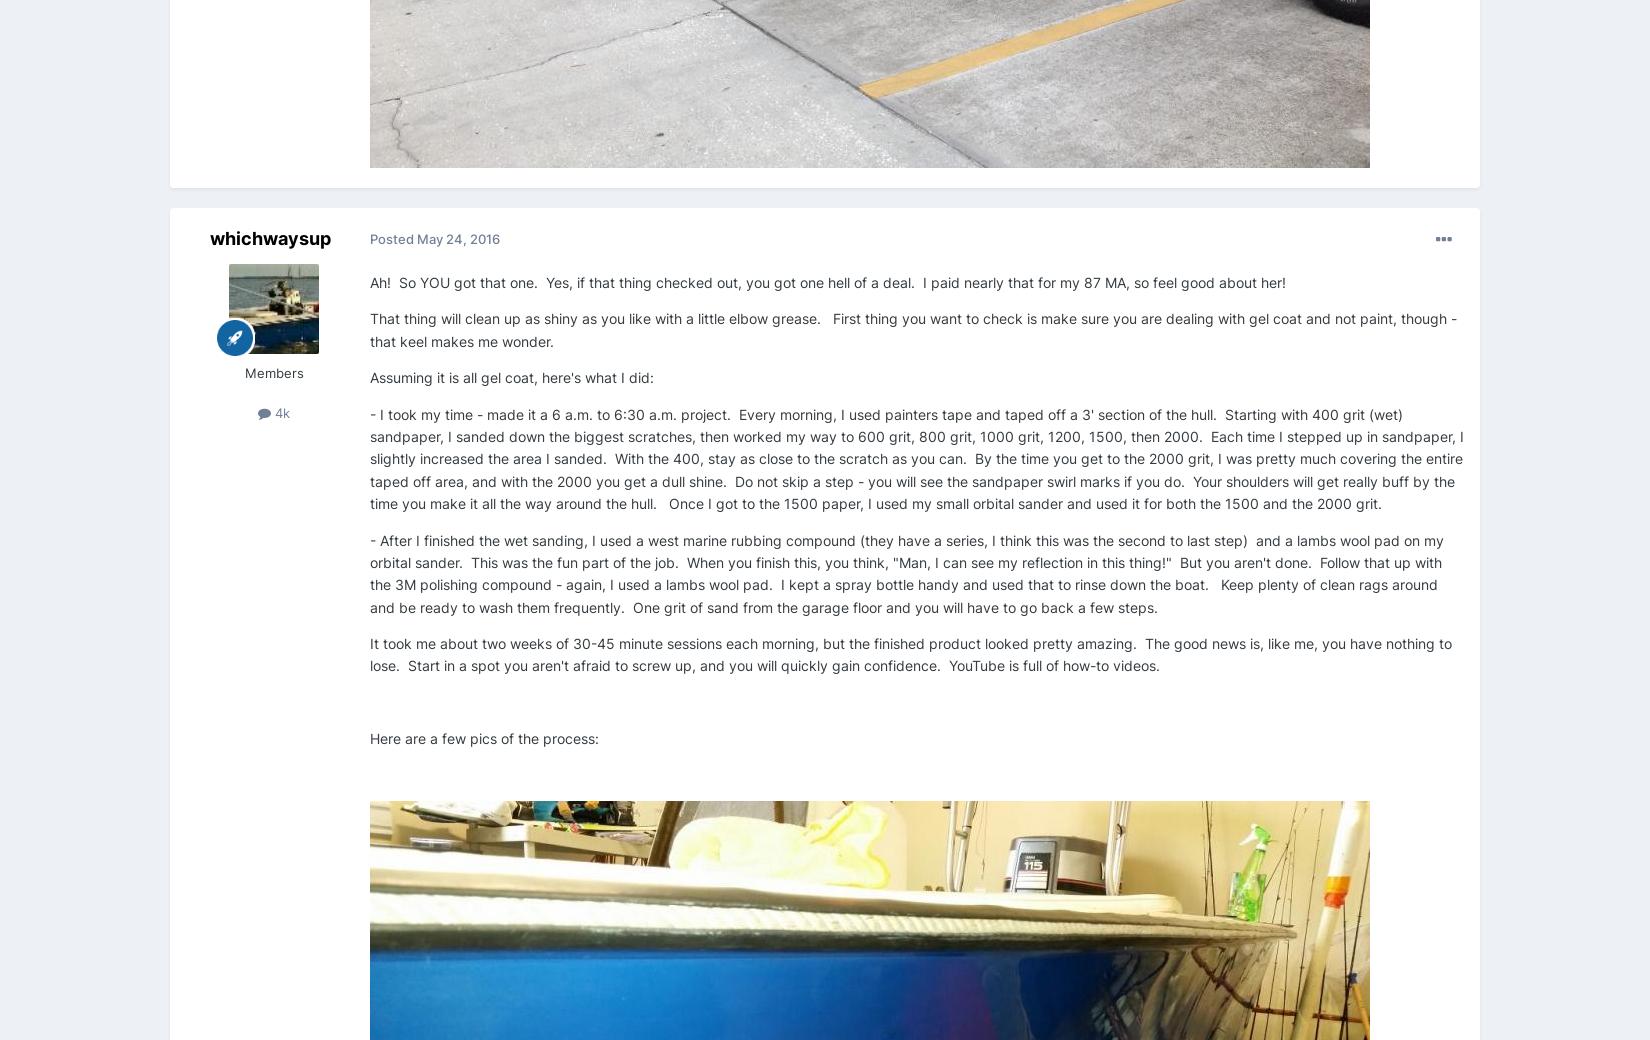 Image resolution: width=1650 pixels, height=1040 pixels. I want to click on 'May 24, 2016', so click(415, 238).